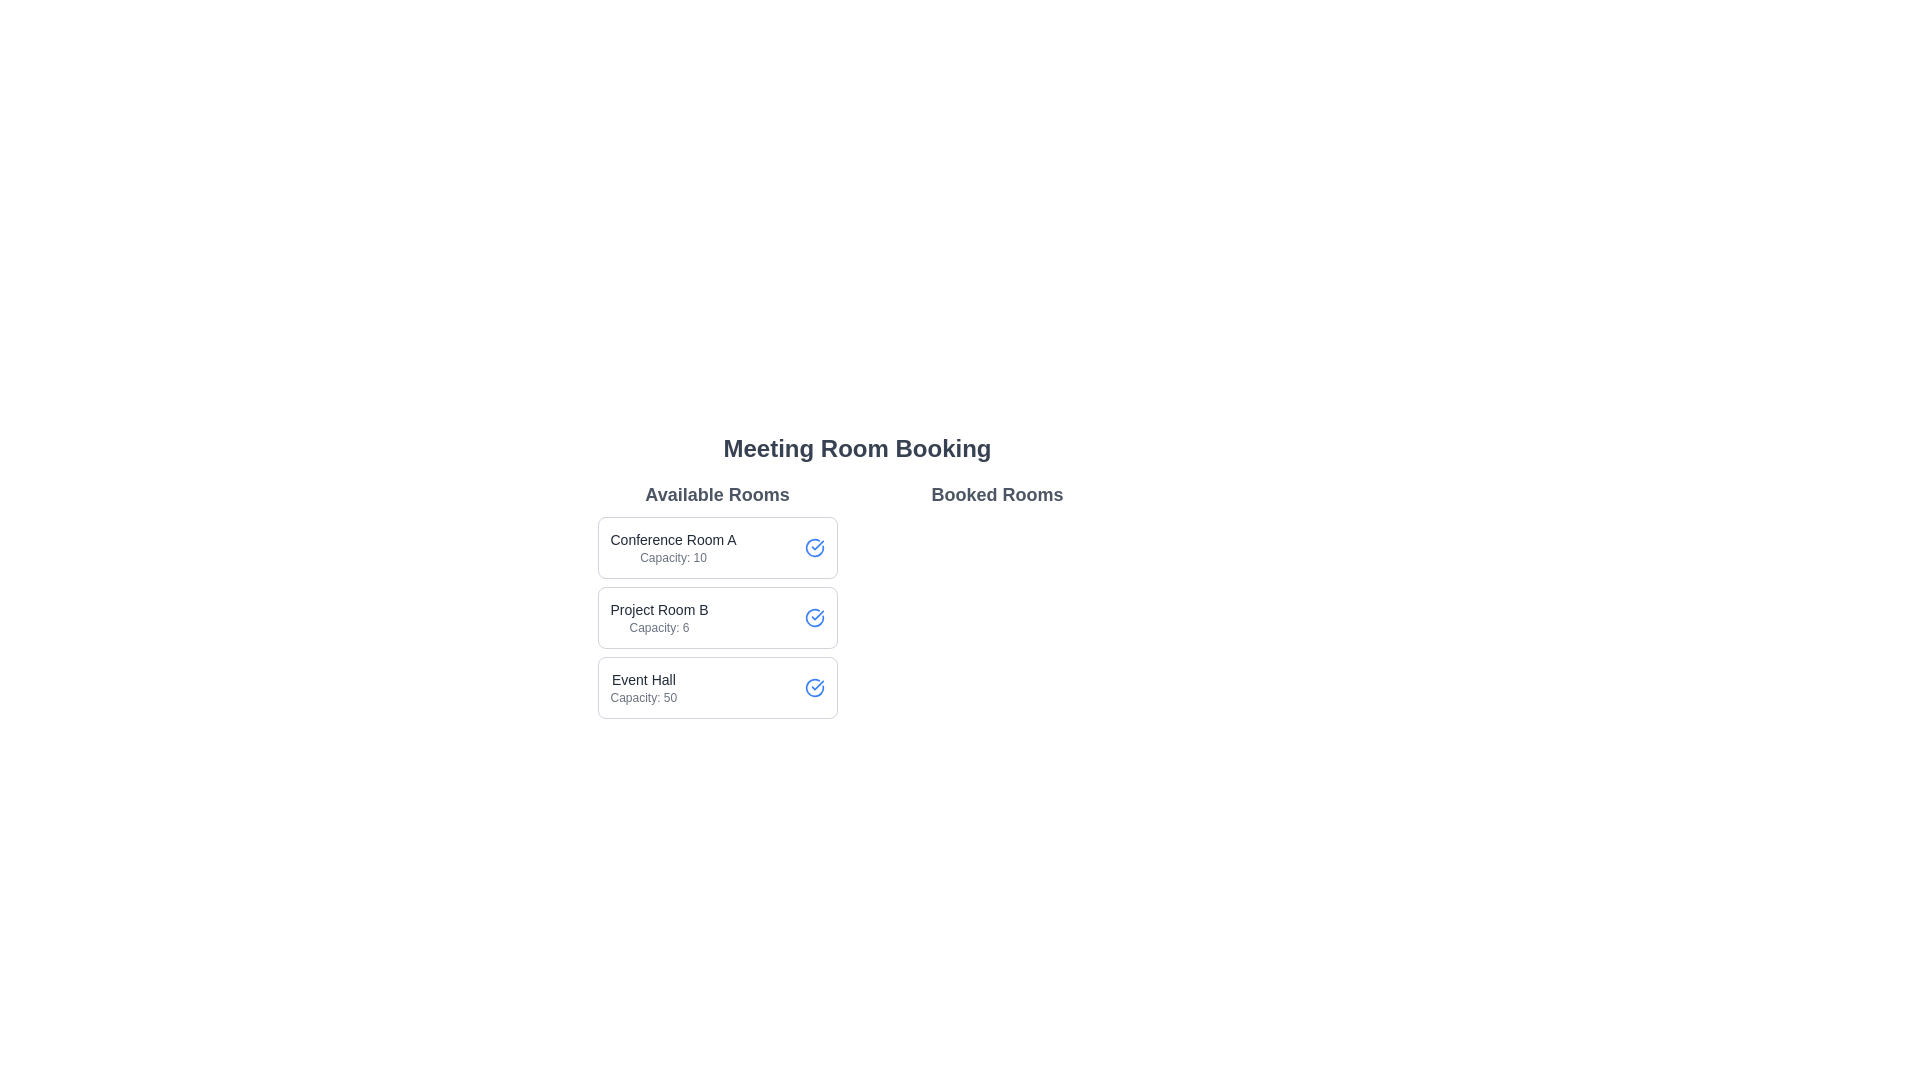  What do you see at coordinates (857, 599) in the screenshot?
I see `the interactive icons in the 'Available Rooms' section, which is centrally located under the title 'Meeting Room Booking'` at bounding box center [857, 599].